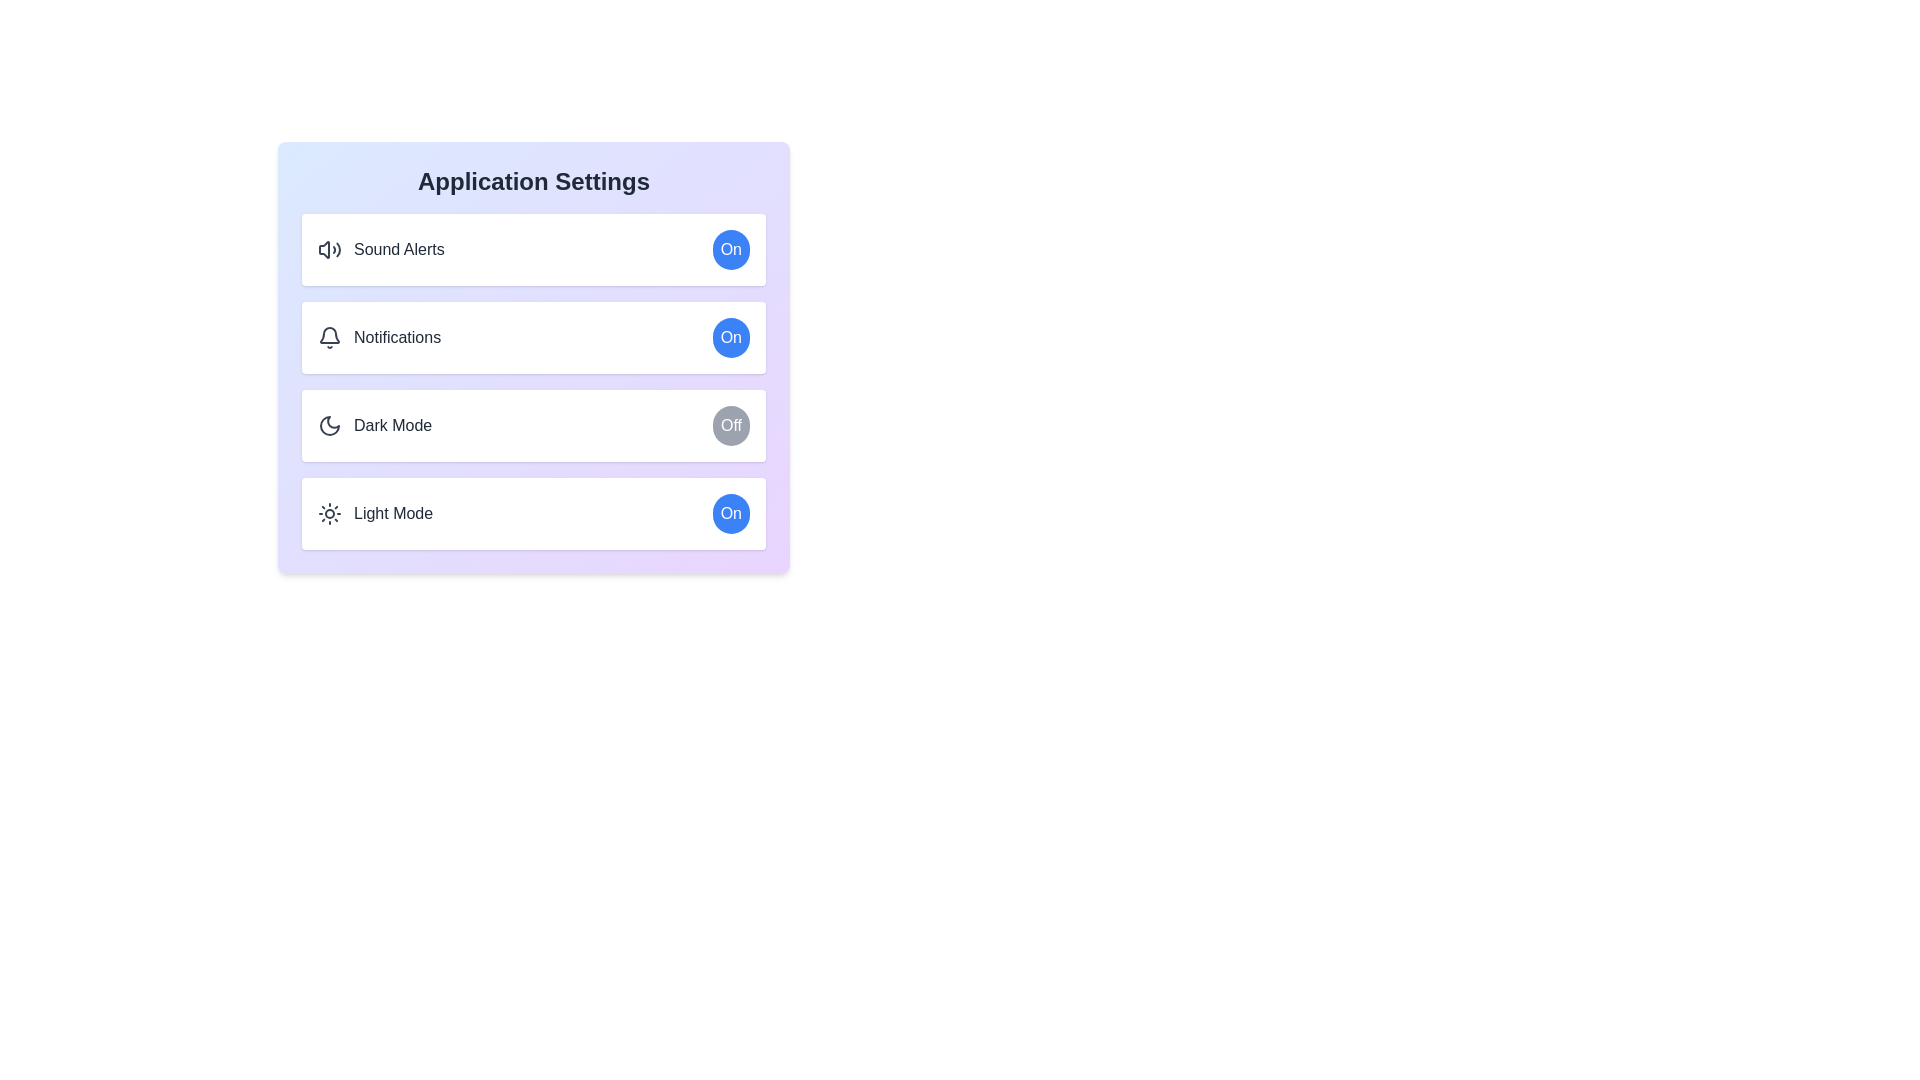 The image size is (1920, 1080). I want to click on the speaker icon representing the 'Sound Alerts' setting located at the left of its corresponding button in the application settings interface, so click(324, 249).